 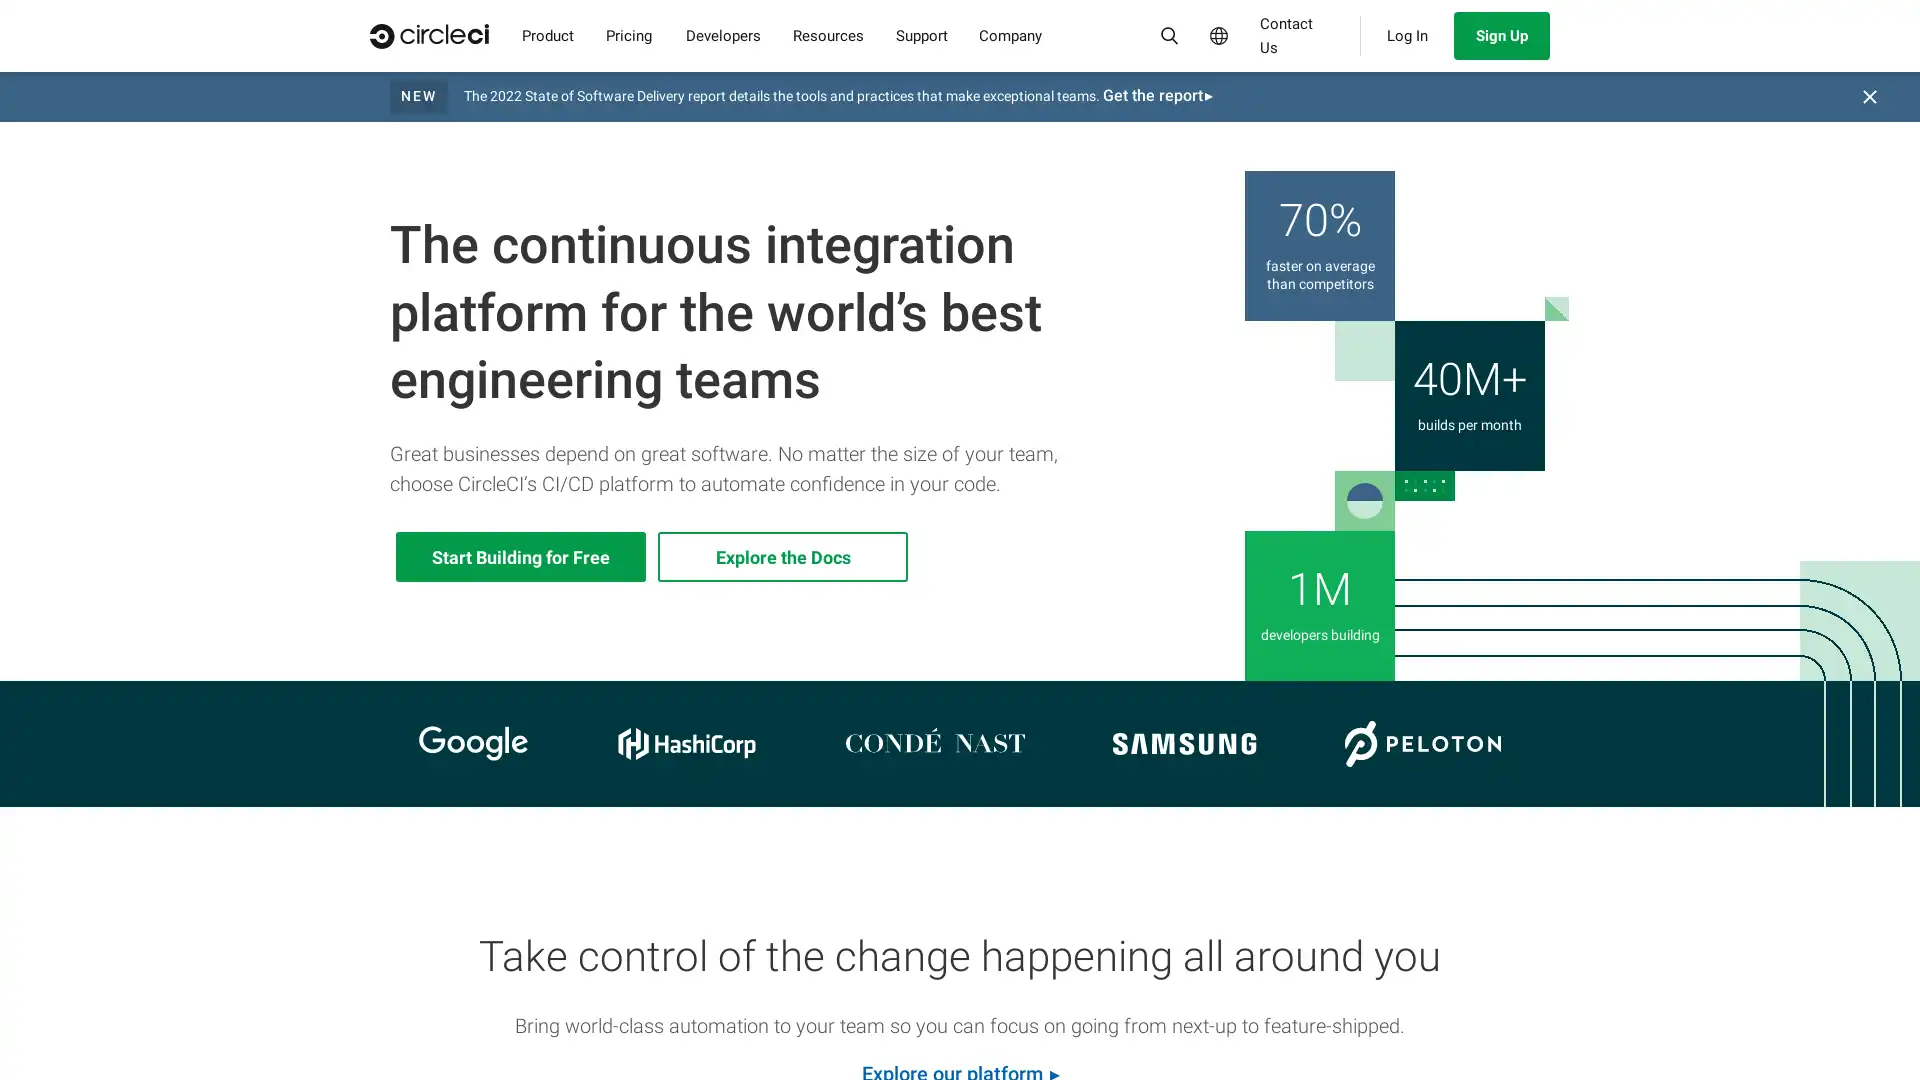 I want to click on Close banner, so click(x=1869, y=96).